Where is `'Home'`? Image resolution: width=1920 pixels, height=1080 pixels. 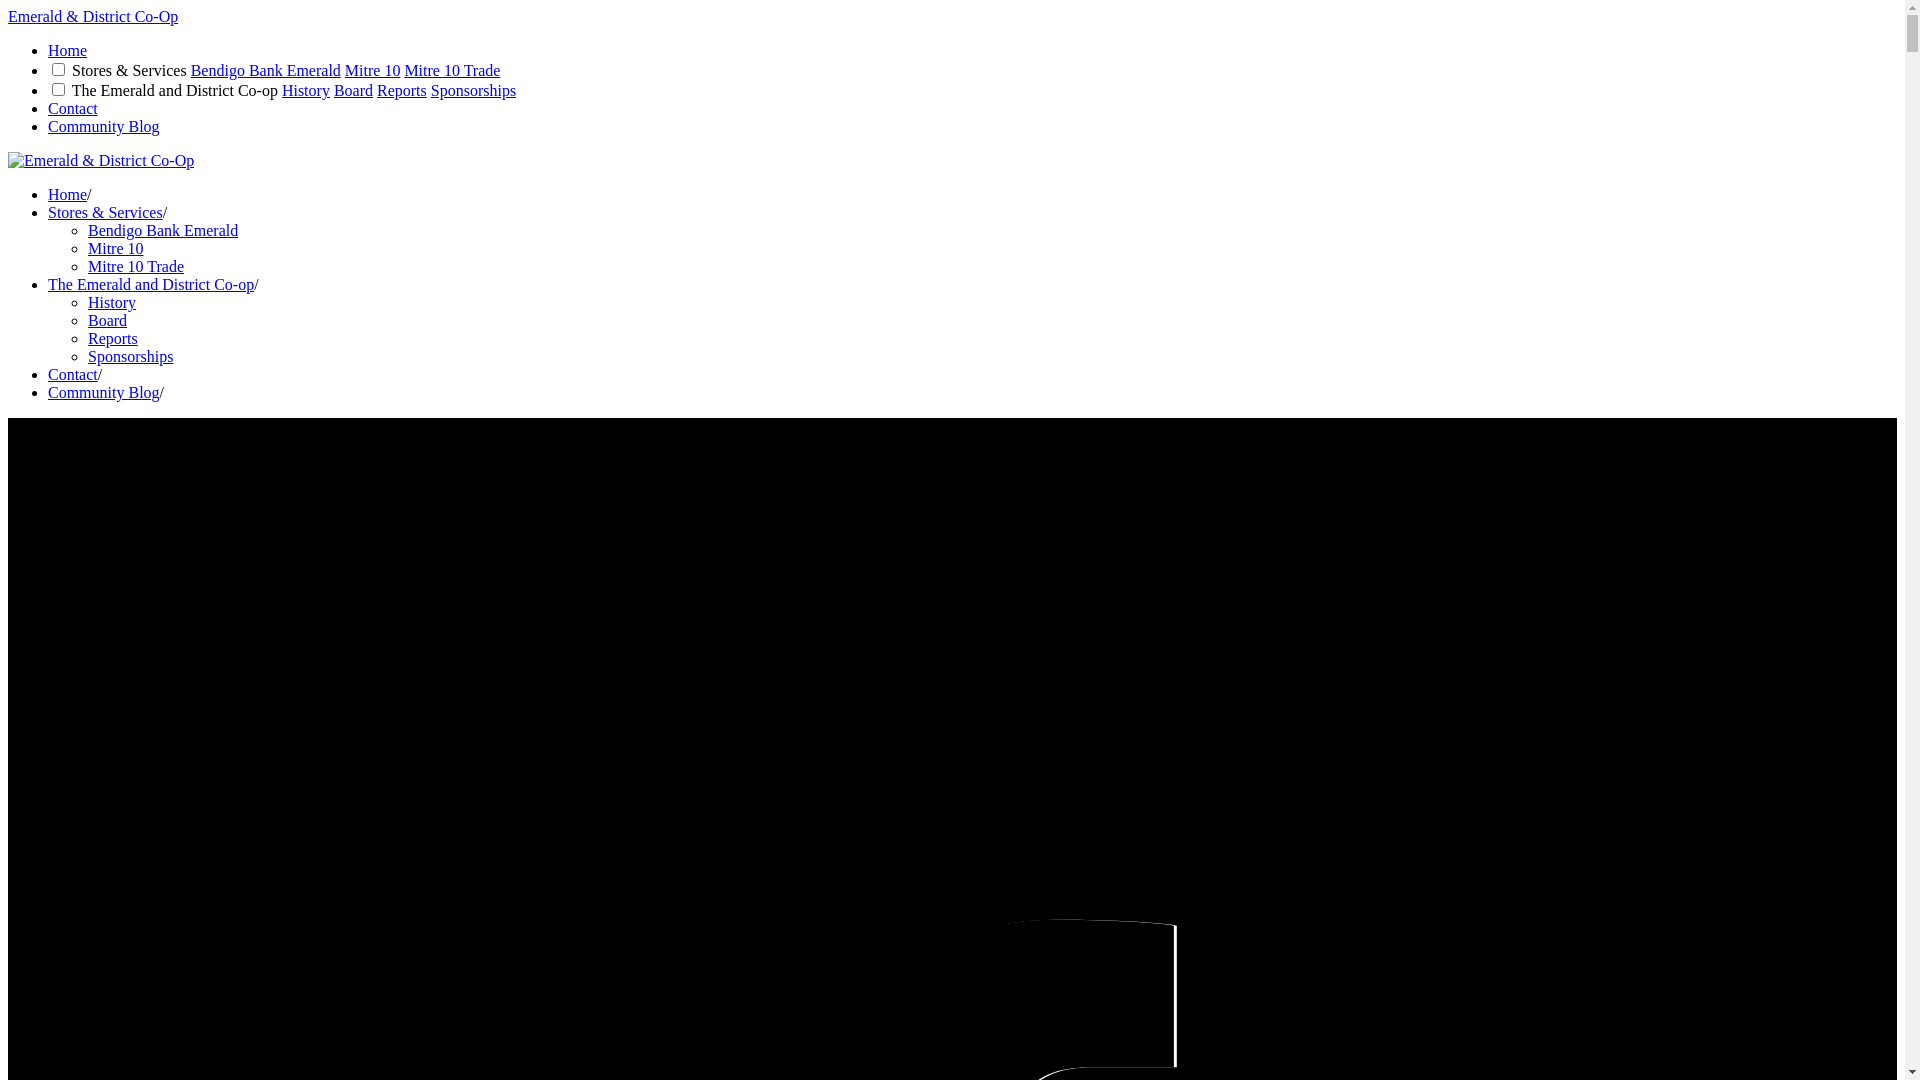 'Home' is located at coordinates (67, 49).